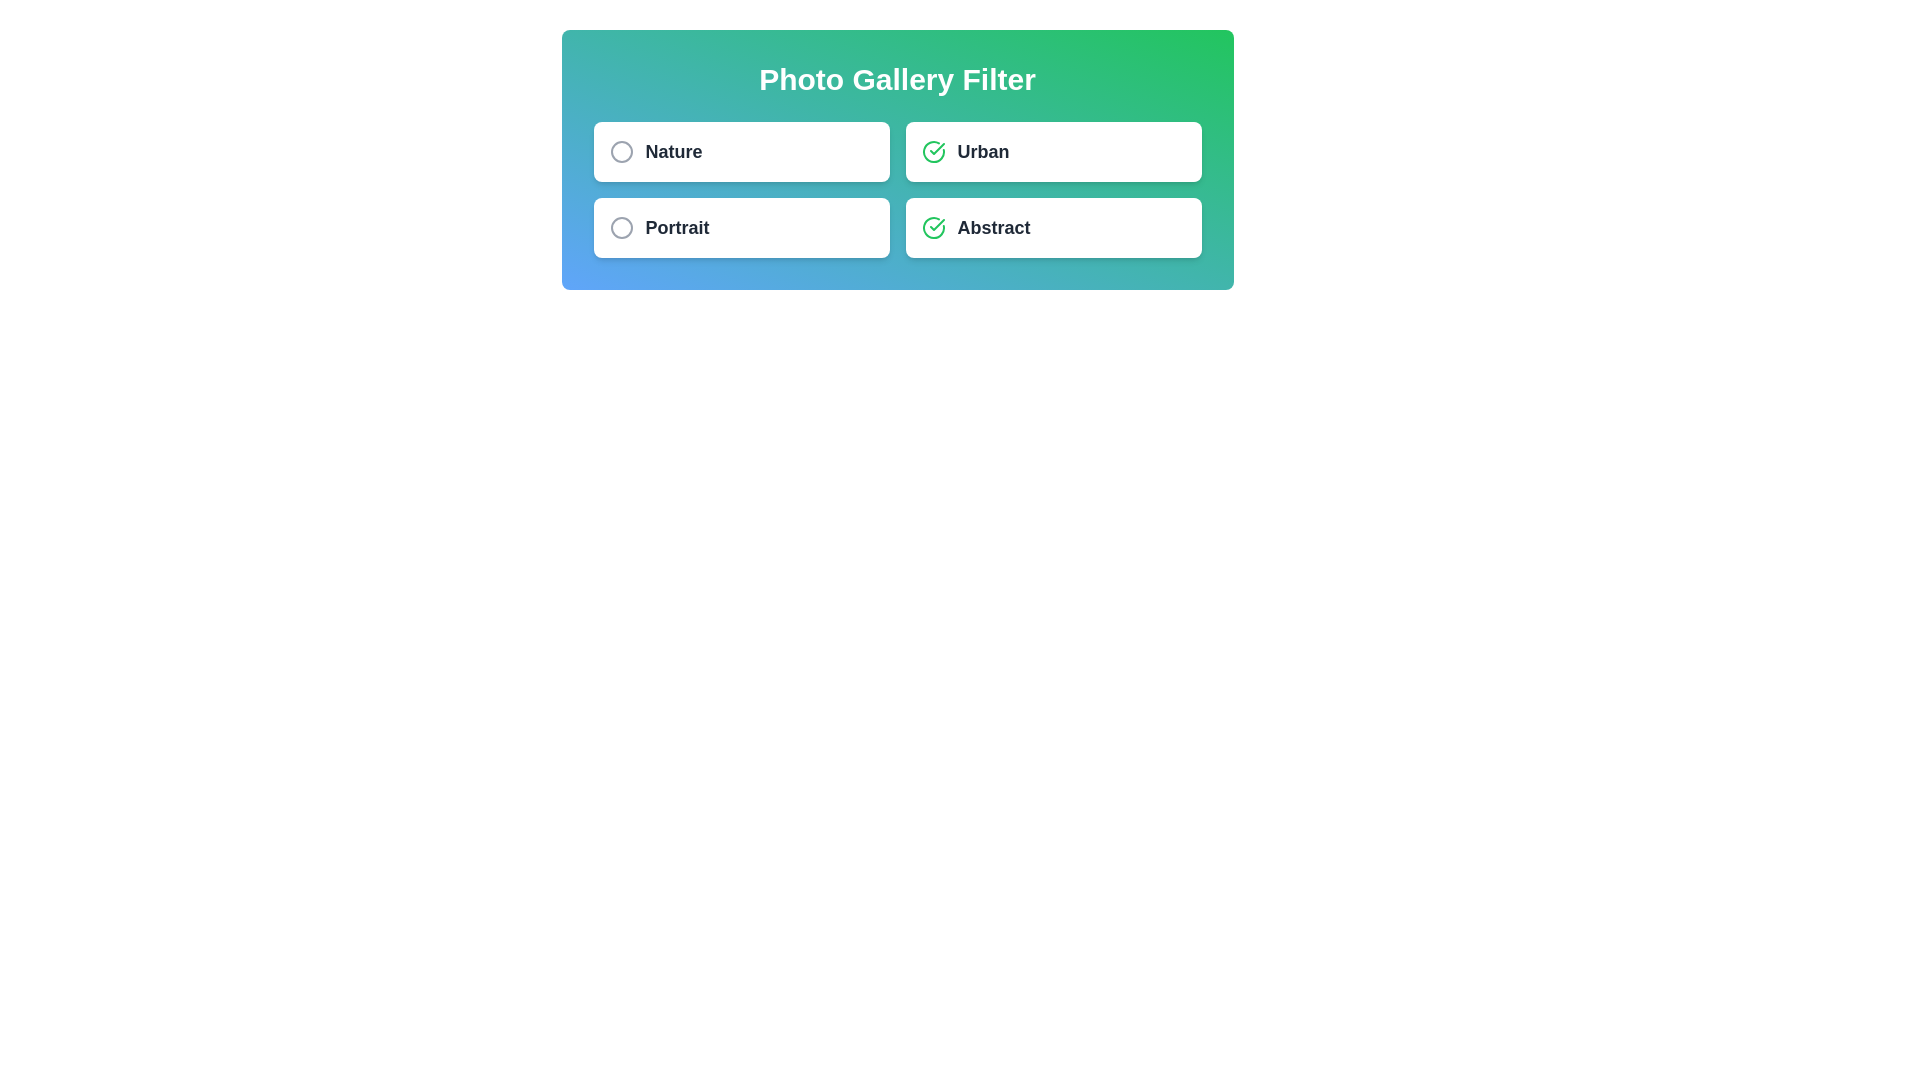  I want to click on the filter item Portrait, so click(740, 226).